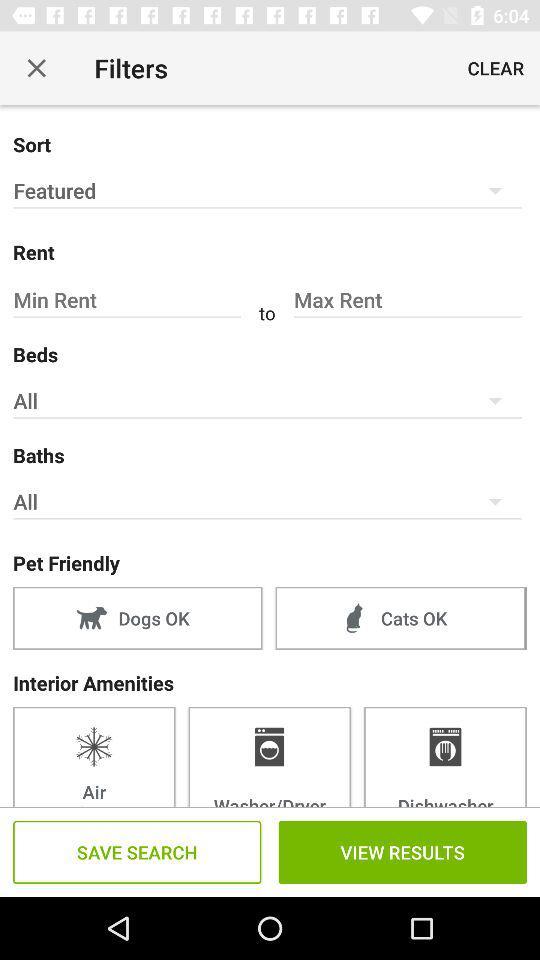 The image size is (540, 960). Describe the element at coordinates (129, 299) in the screenshot. I see `type in minimum rent` at that location.